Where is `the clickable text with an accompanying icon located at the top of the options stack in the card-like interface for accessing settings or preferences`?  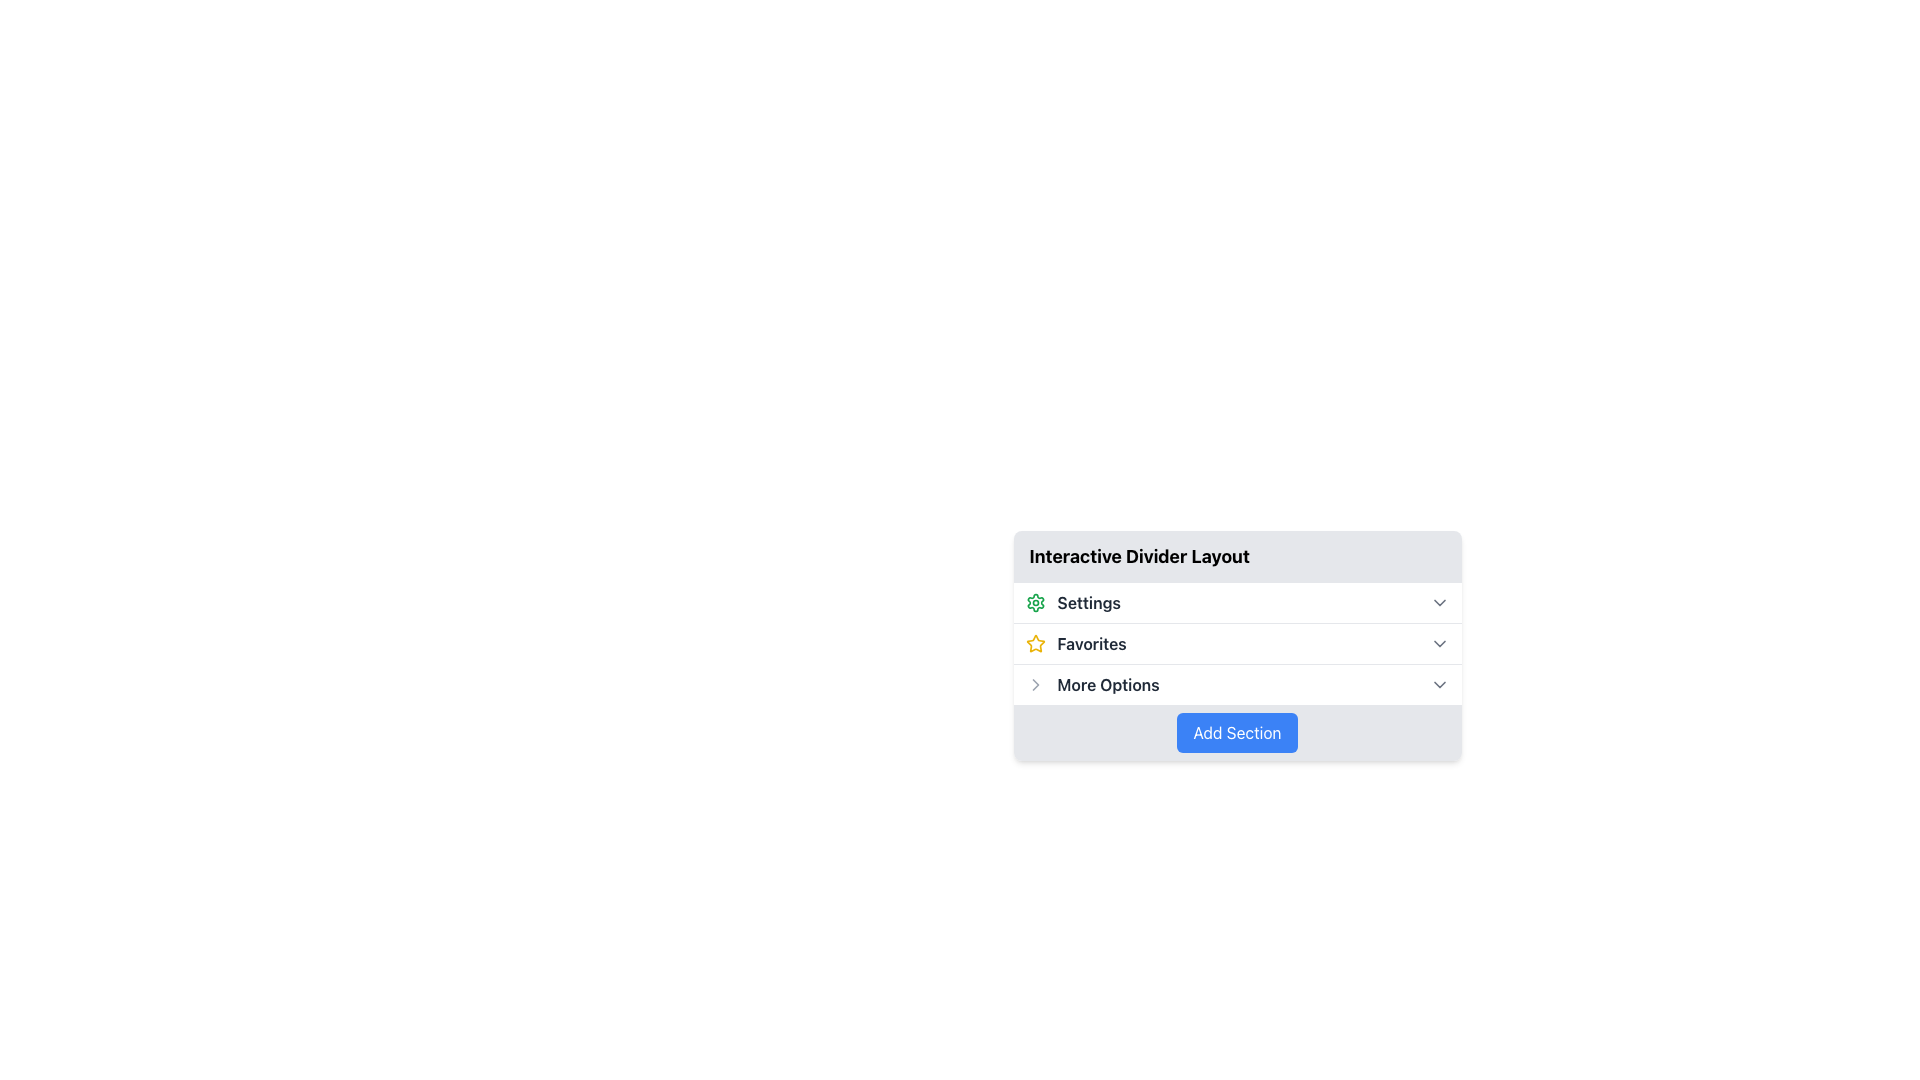
the clickable text with an accompanying icon located at the top of the options stack in the card-like interface for accessing settings or preferences is located at coordinates (1072, 601).